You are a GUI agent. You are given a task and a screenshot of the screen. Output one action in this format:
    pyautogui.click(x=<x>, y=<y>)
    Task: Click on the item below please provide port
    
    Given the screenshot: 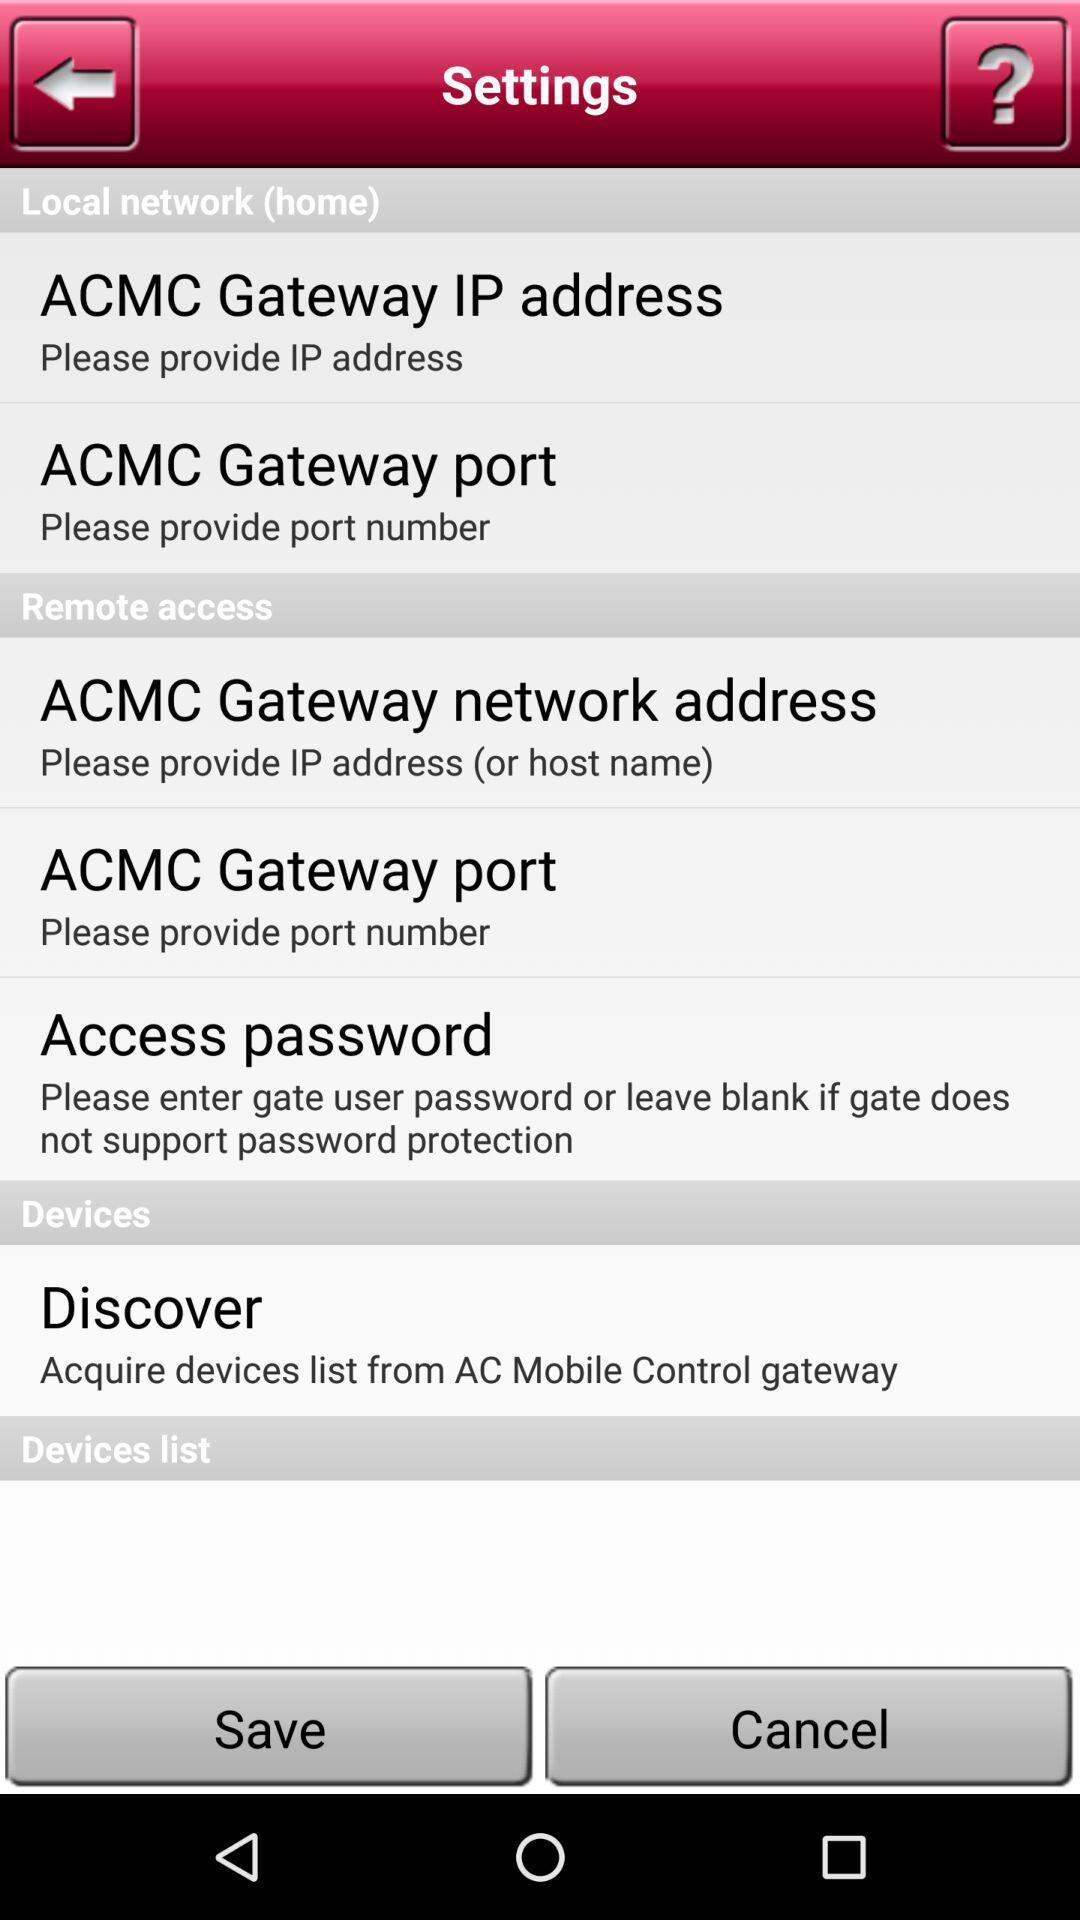 What is the action you would take?
    pyautogui.click(x=540, y=604)
    